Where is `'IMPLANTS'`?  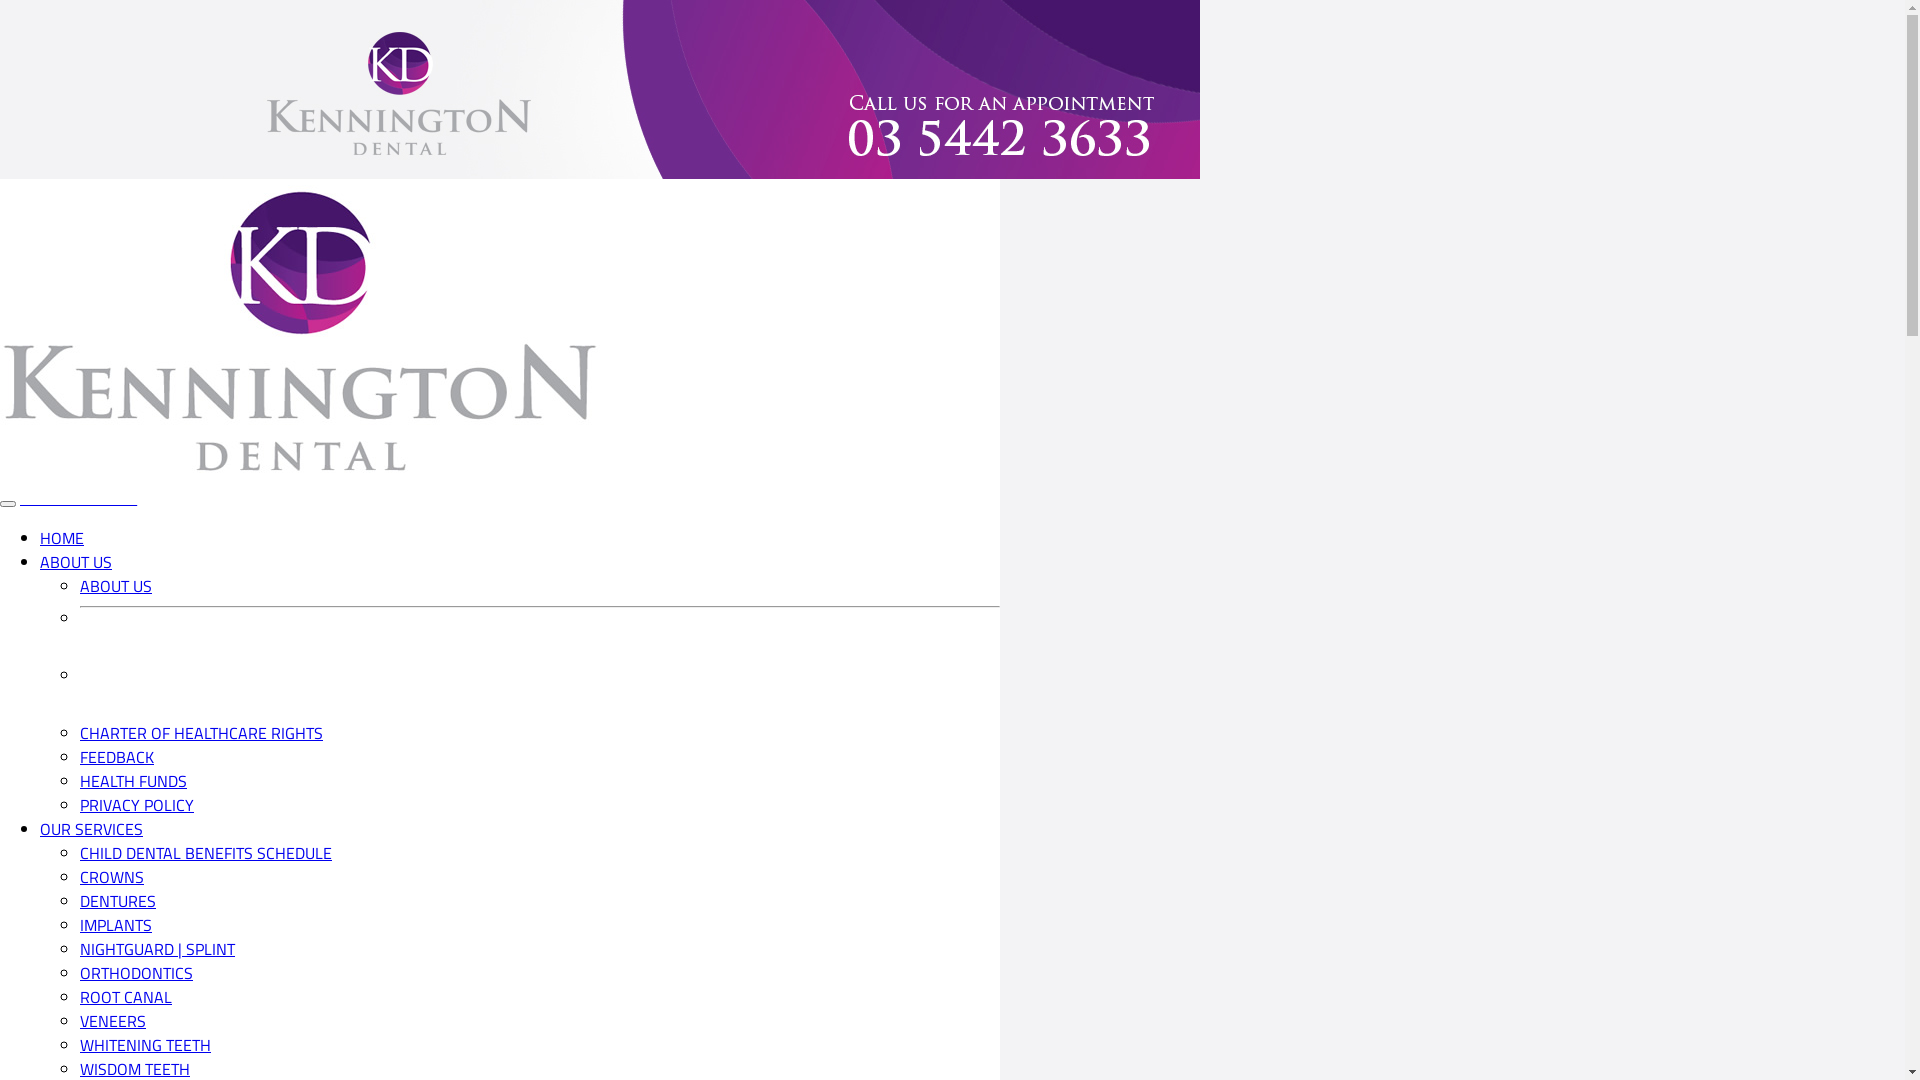 'IMPLANTS' is located at coordinates (114, 925).